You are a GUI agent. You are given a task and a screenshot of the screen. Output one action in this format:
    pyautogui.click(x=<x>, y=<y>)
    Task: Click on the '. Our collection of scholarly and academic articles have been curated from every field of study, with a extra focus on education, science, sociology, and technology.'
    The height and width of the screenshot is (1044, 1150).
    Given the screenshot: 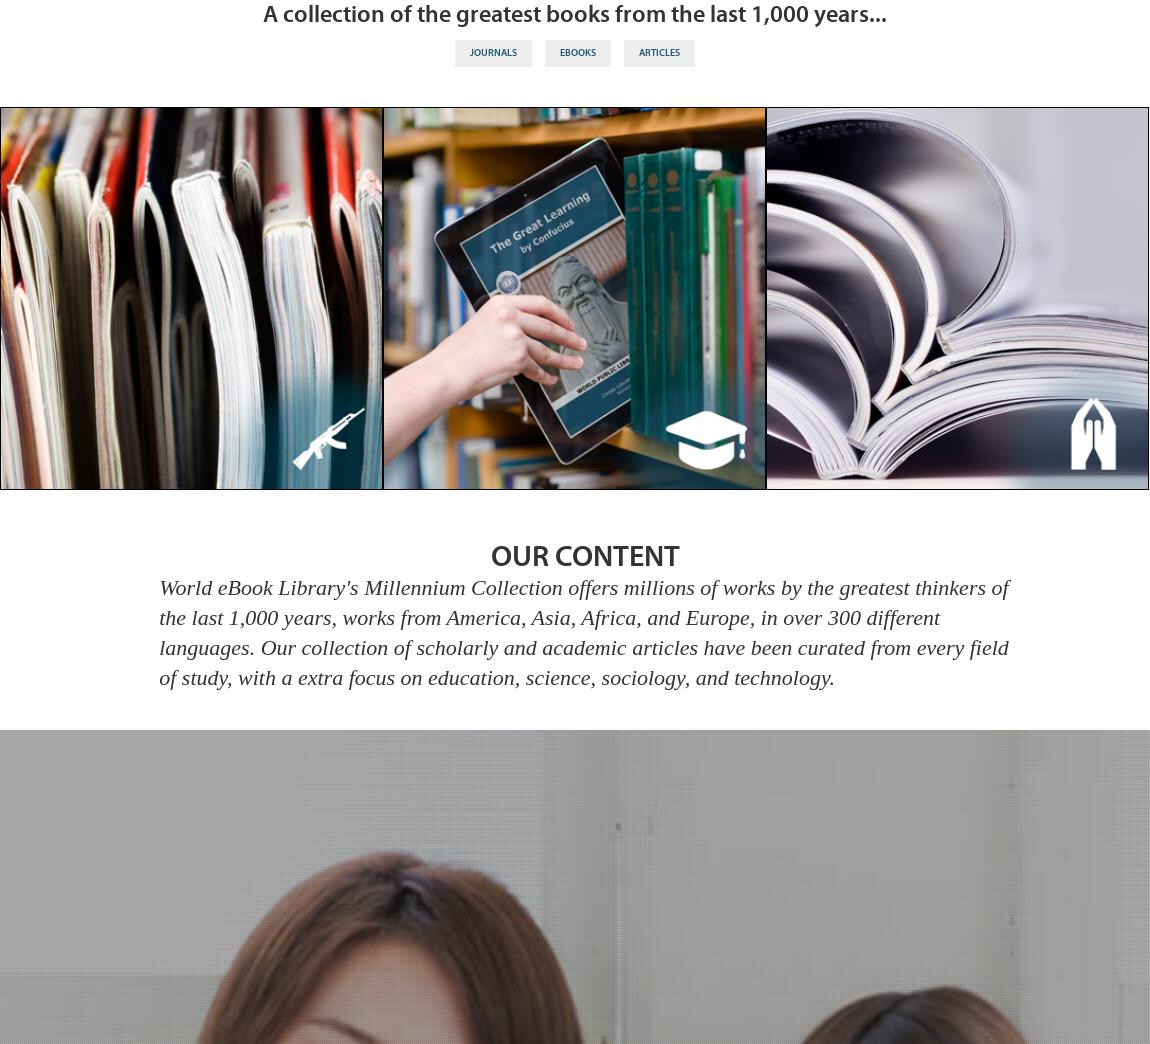 What is the action you would take?
    pyautogui.click(x=582, y=660)
    